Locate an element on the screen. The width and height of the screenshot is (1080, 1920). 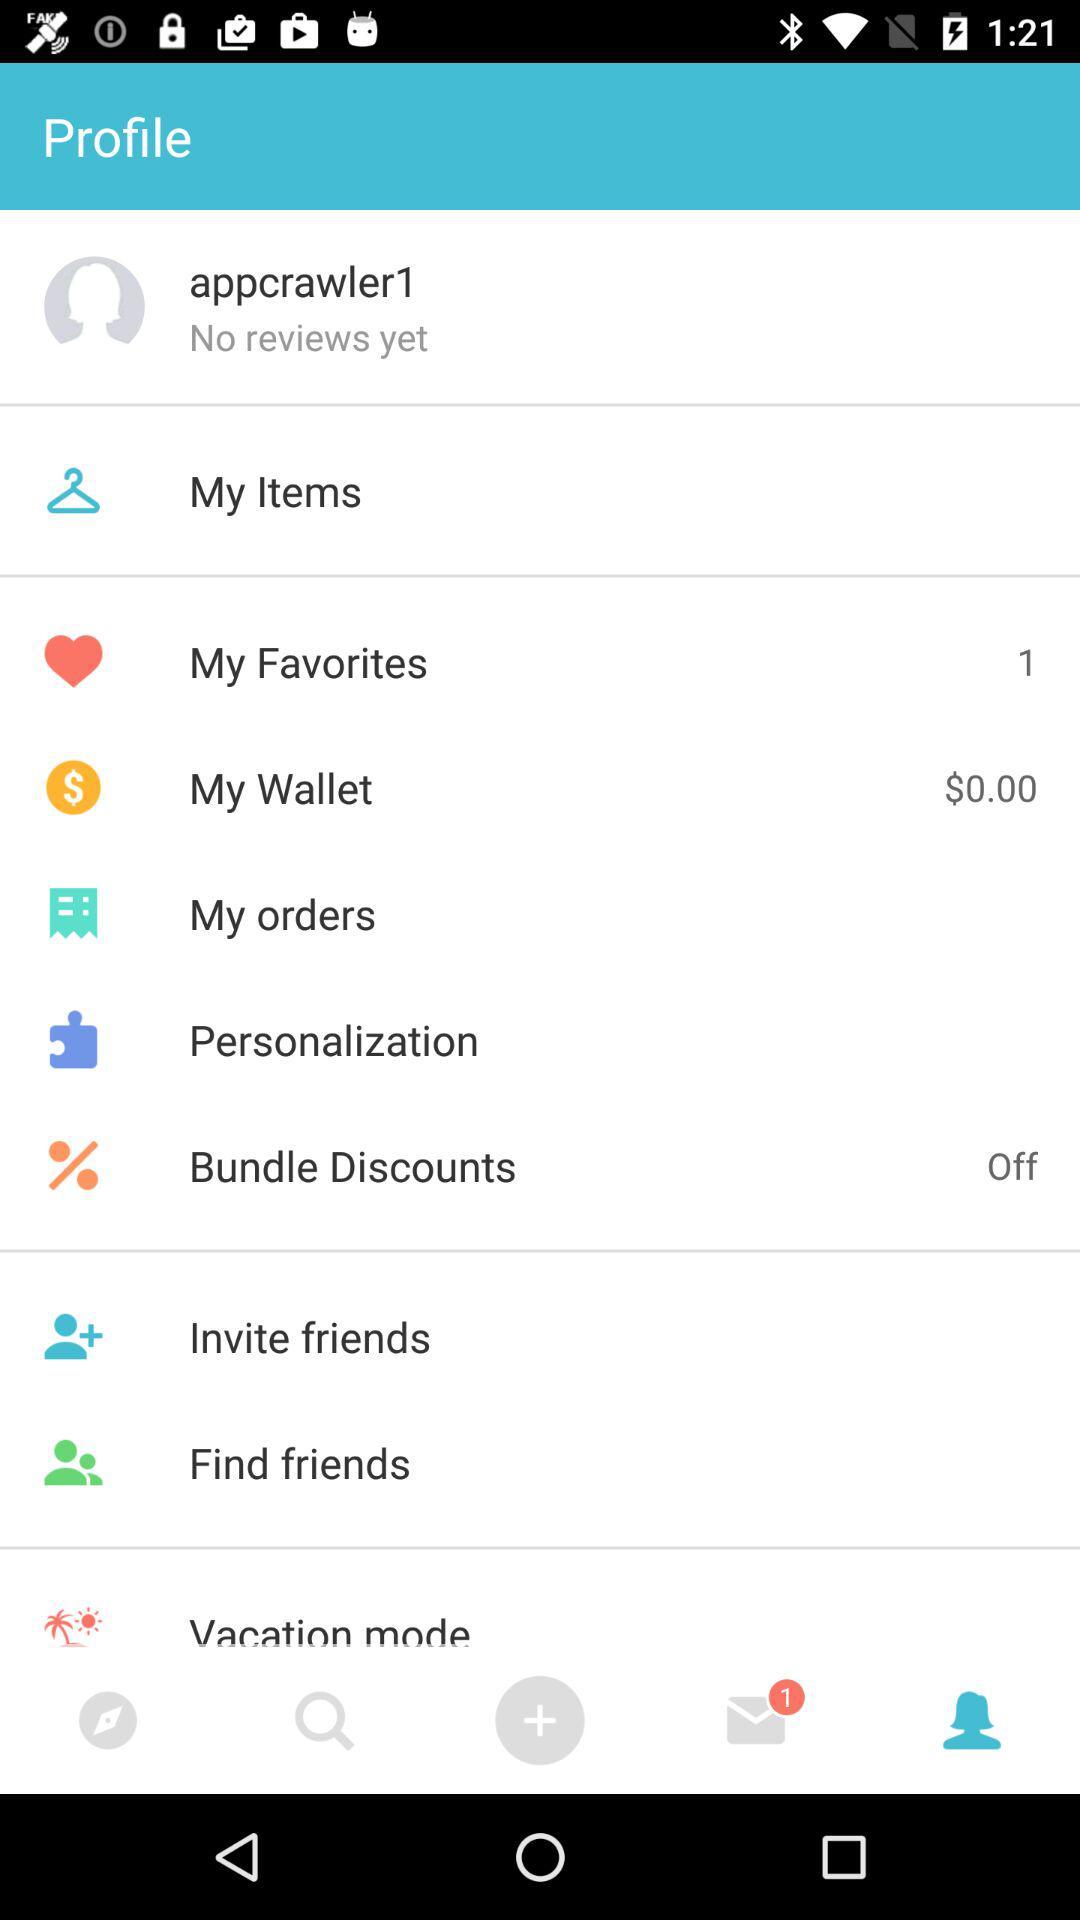
vacation mode is located at coordinates (540, 1608).